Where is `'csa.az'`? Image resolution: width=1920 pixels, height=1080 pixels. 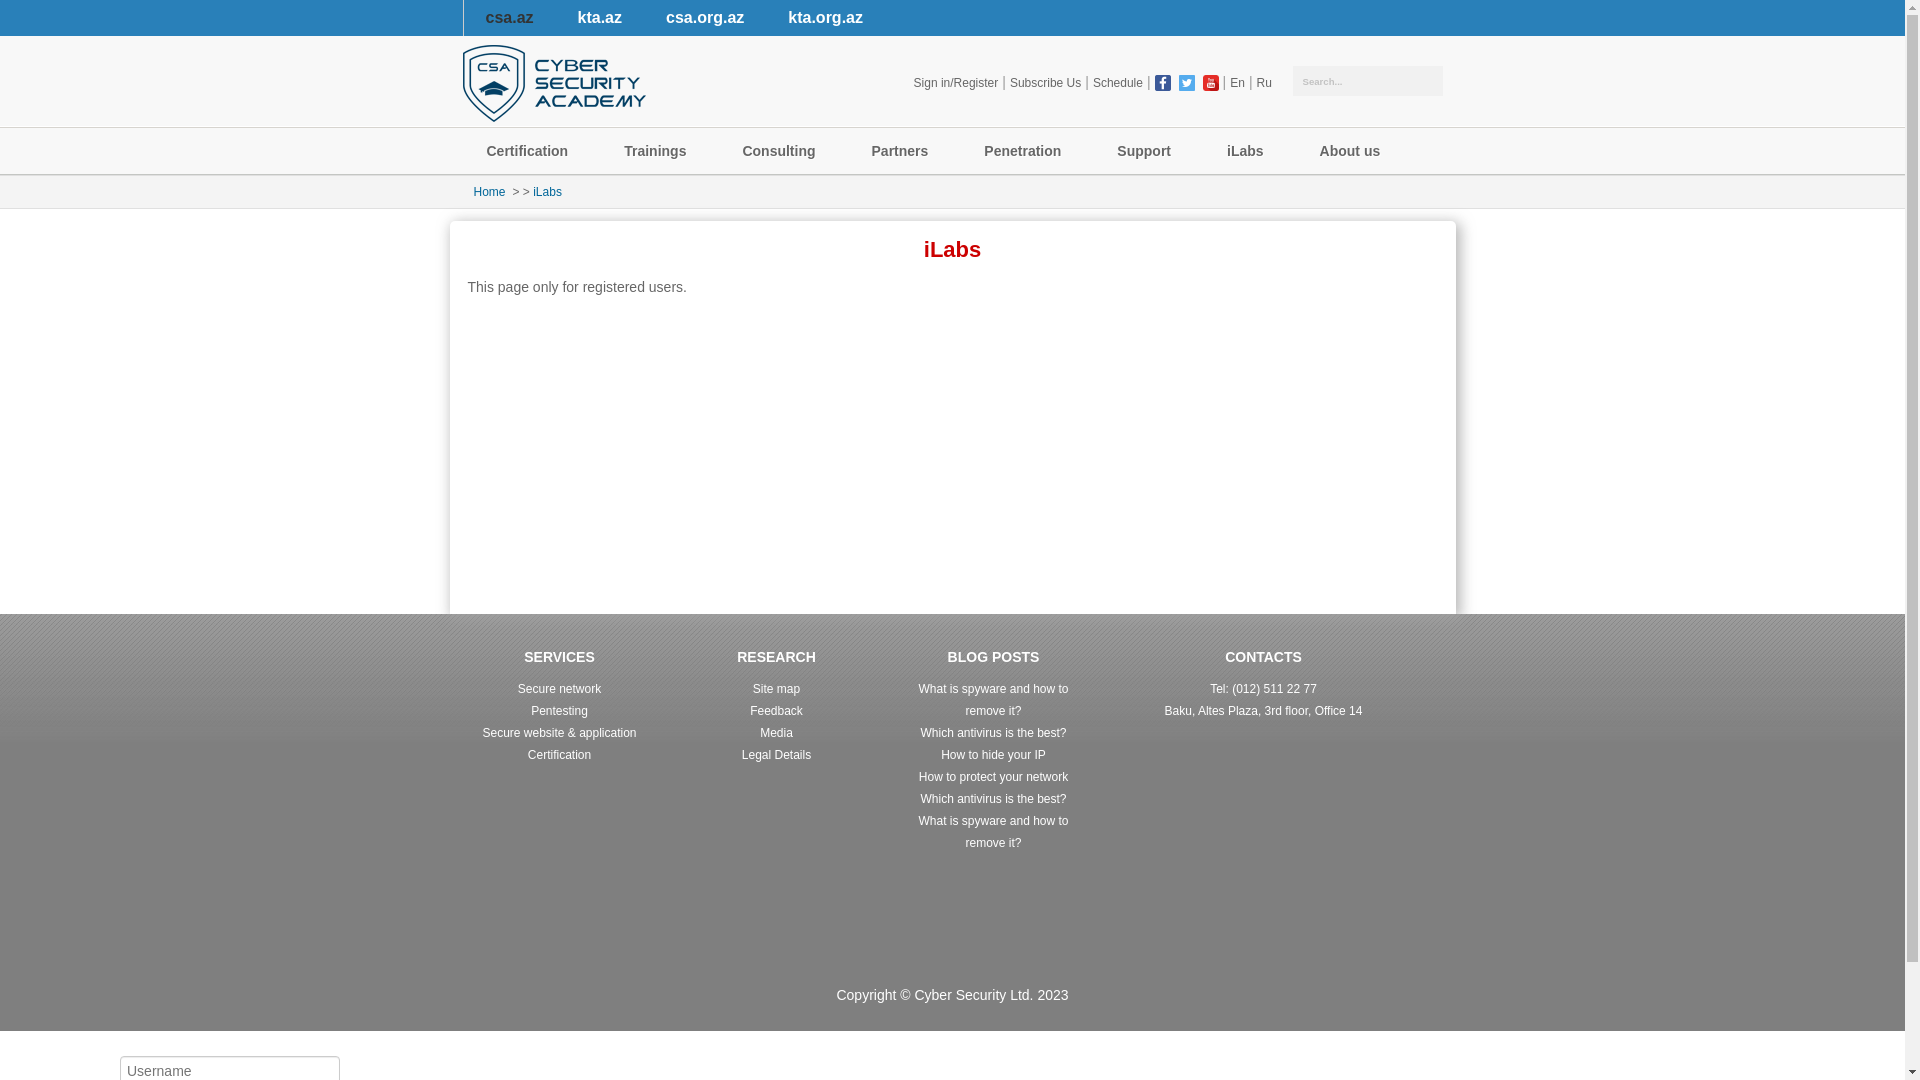 'csa.az' is located at coordinates (508, 18).